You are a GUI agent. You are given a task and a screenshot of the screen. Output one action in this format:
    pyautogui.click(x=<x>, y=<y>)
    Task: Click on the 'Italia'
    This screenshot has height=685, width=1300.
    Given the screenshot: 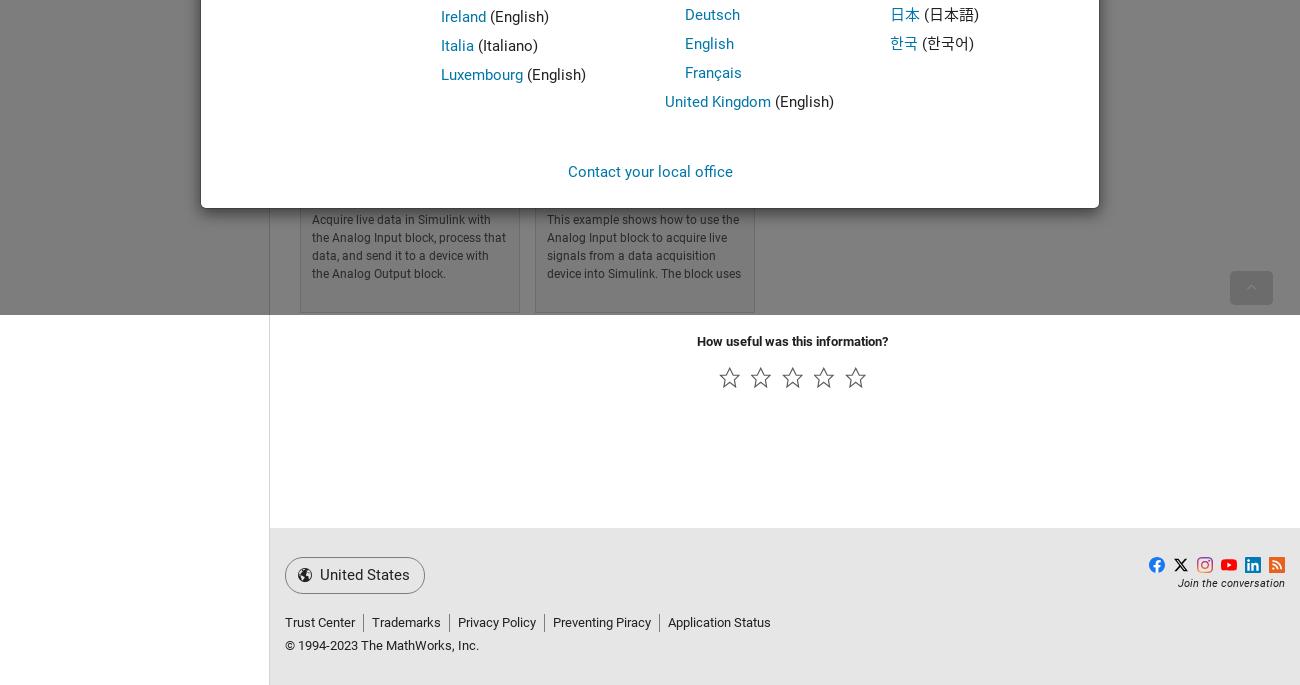 What is the action you would take?
    pyautogui.click(x=455, y=45)
    